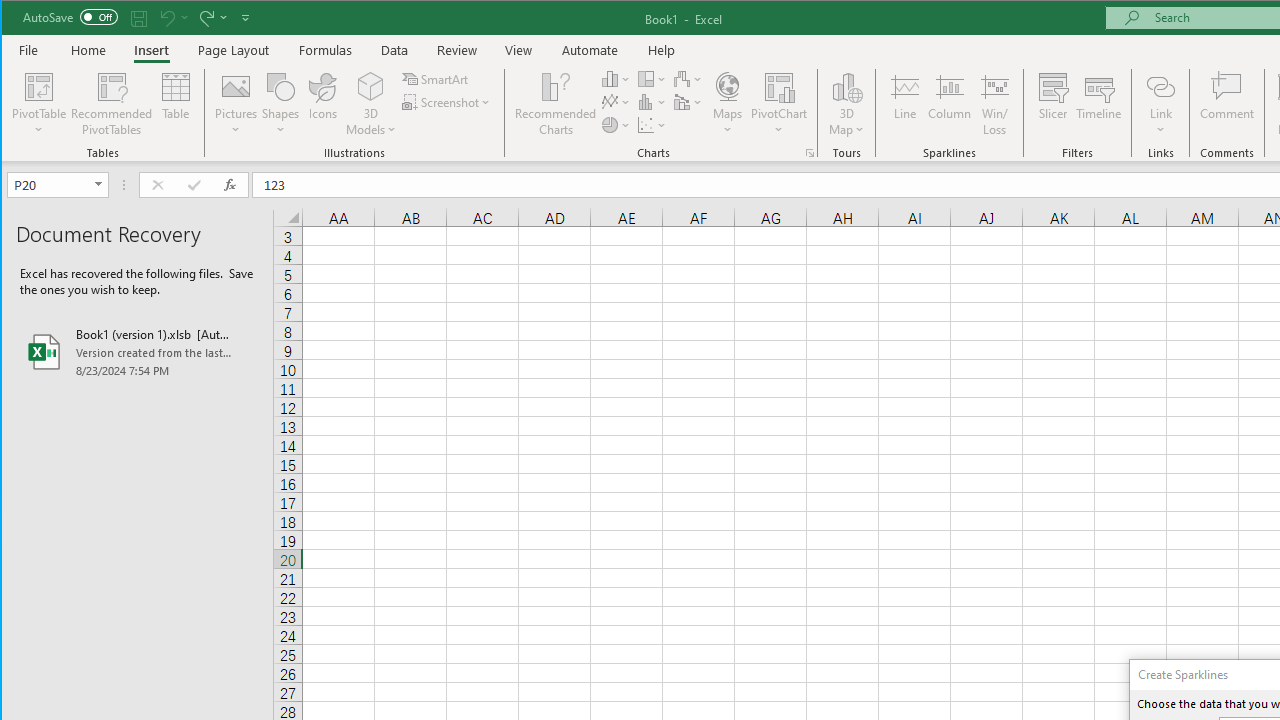 This screenshot has height=720, width=1280. Describe the element at coordinates (447, 102) in the screenshot. I see `'Screenshot'` at that location.